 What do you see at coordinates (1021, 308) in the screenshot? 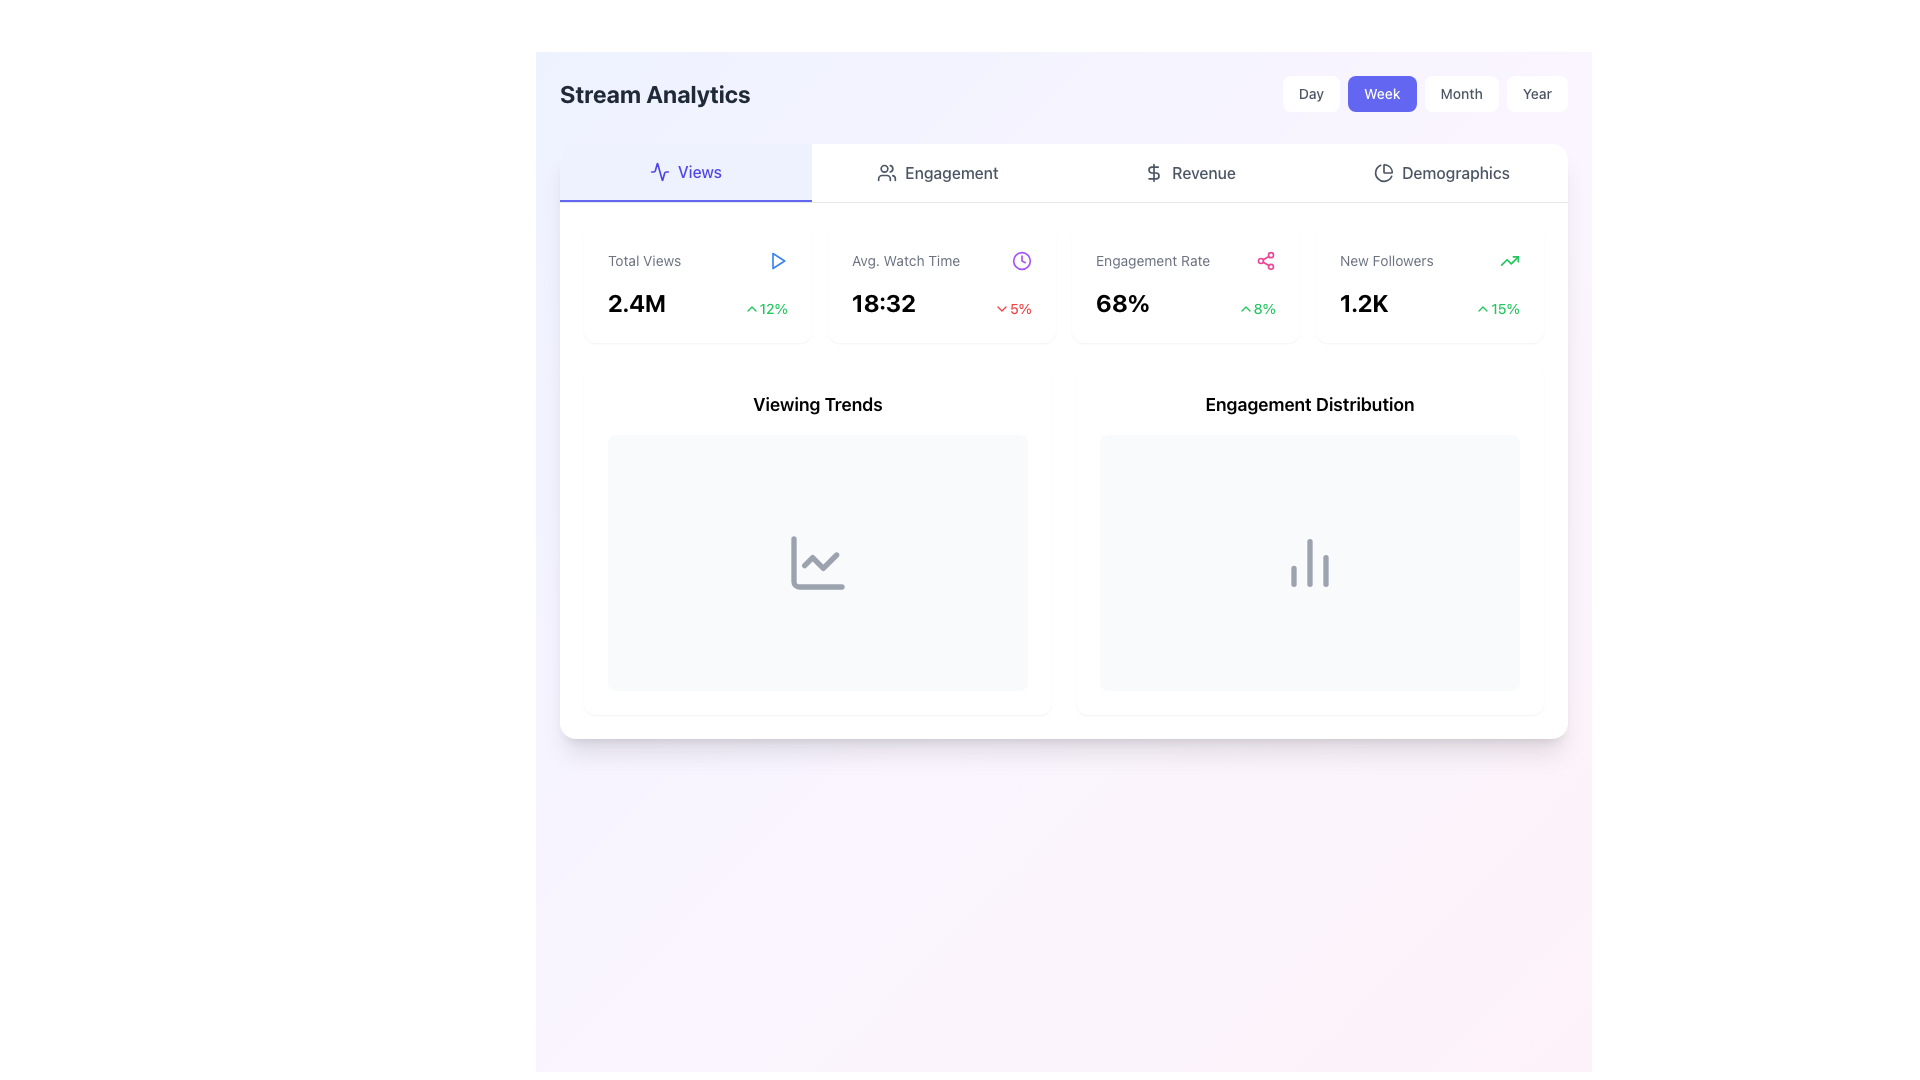
I see `the text label displaying '5%' in bold red font, located in the 'Avg. Watch Time' section of the analytics dashboard, next to the downward-facing chevron icon` at bounding box center [1021, 308].